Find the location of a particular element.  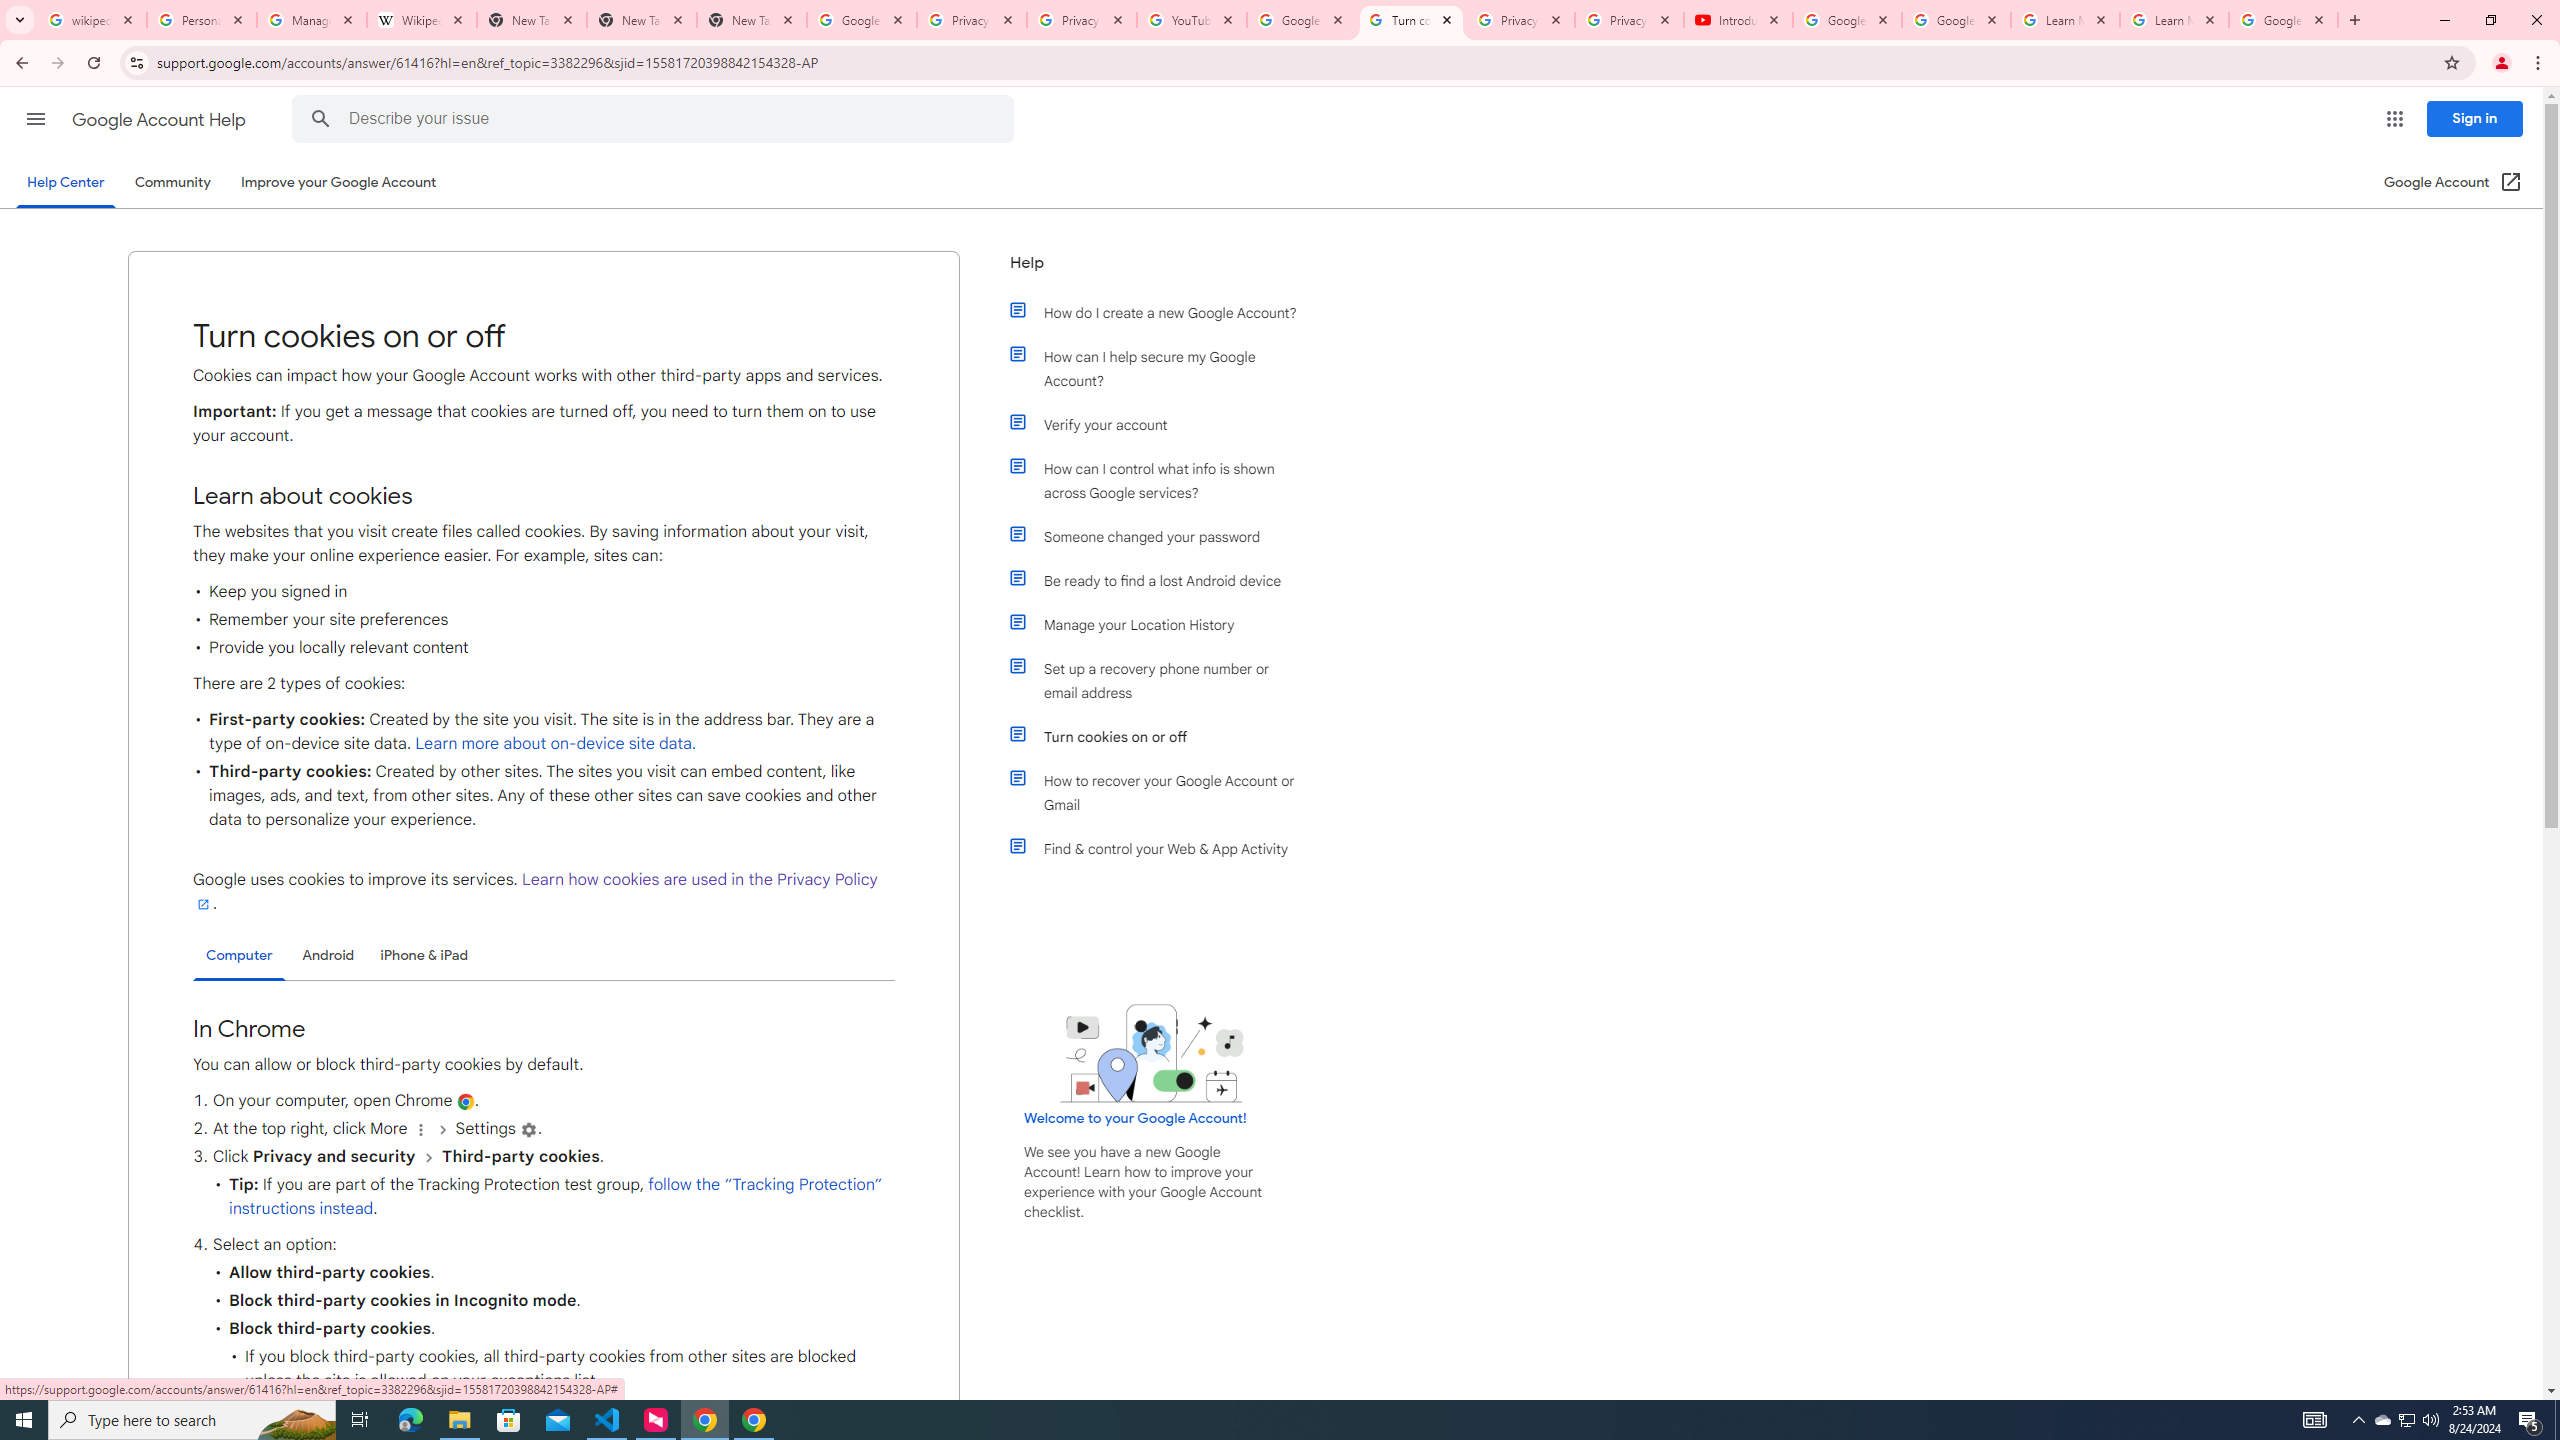

'Google Account Help' is located at coordinates (160, 119).